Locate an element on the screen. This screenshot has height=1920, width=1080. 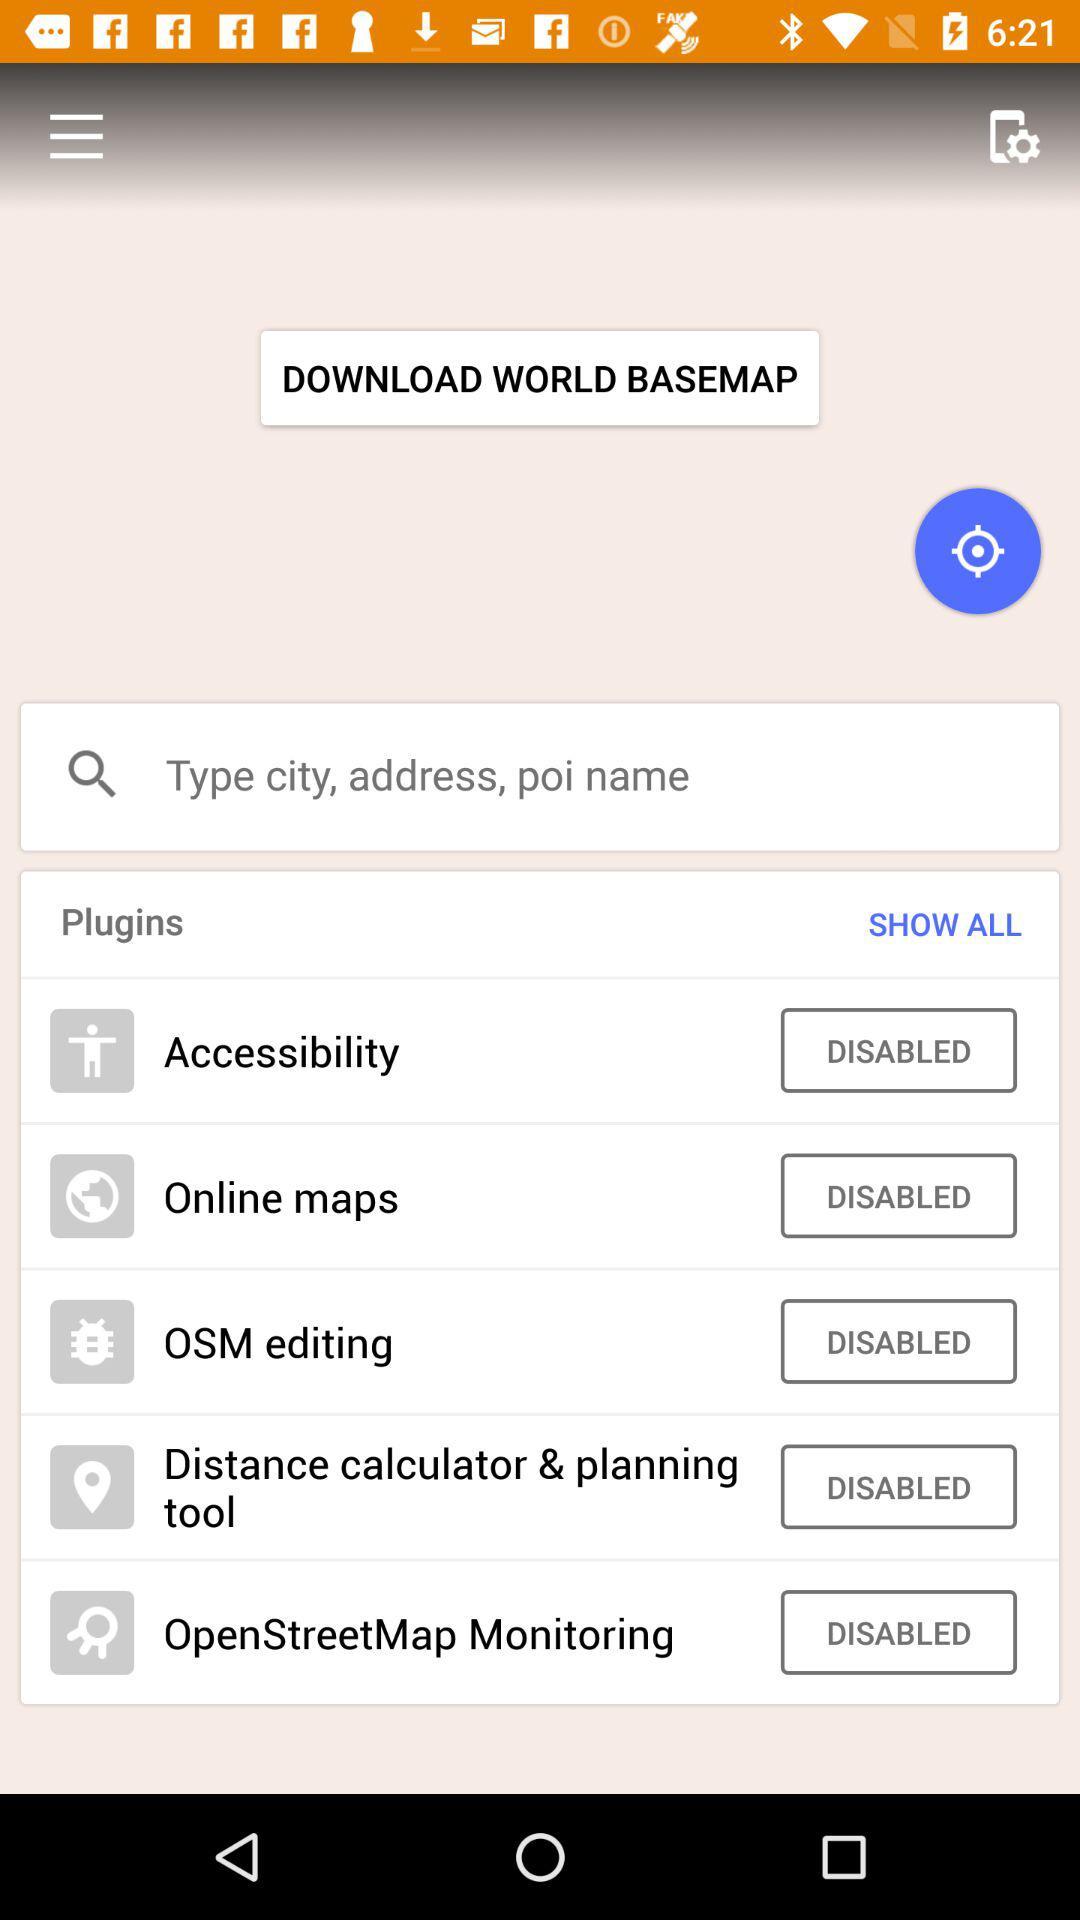
icon below the type city address is located at coordinates (906, 923).